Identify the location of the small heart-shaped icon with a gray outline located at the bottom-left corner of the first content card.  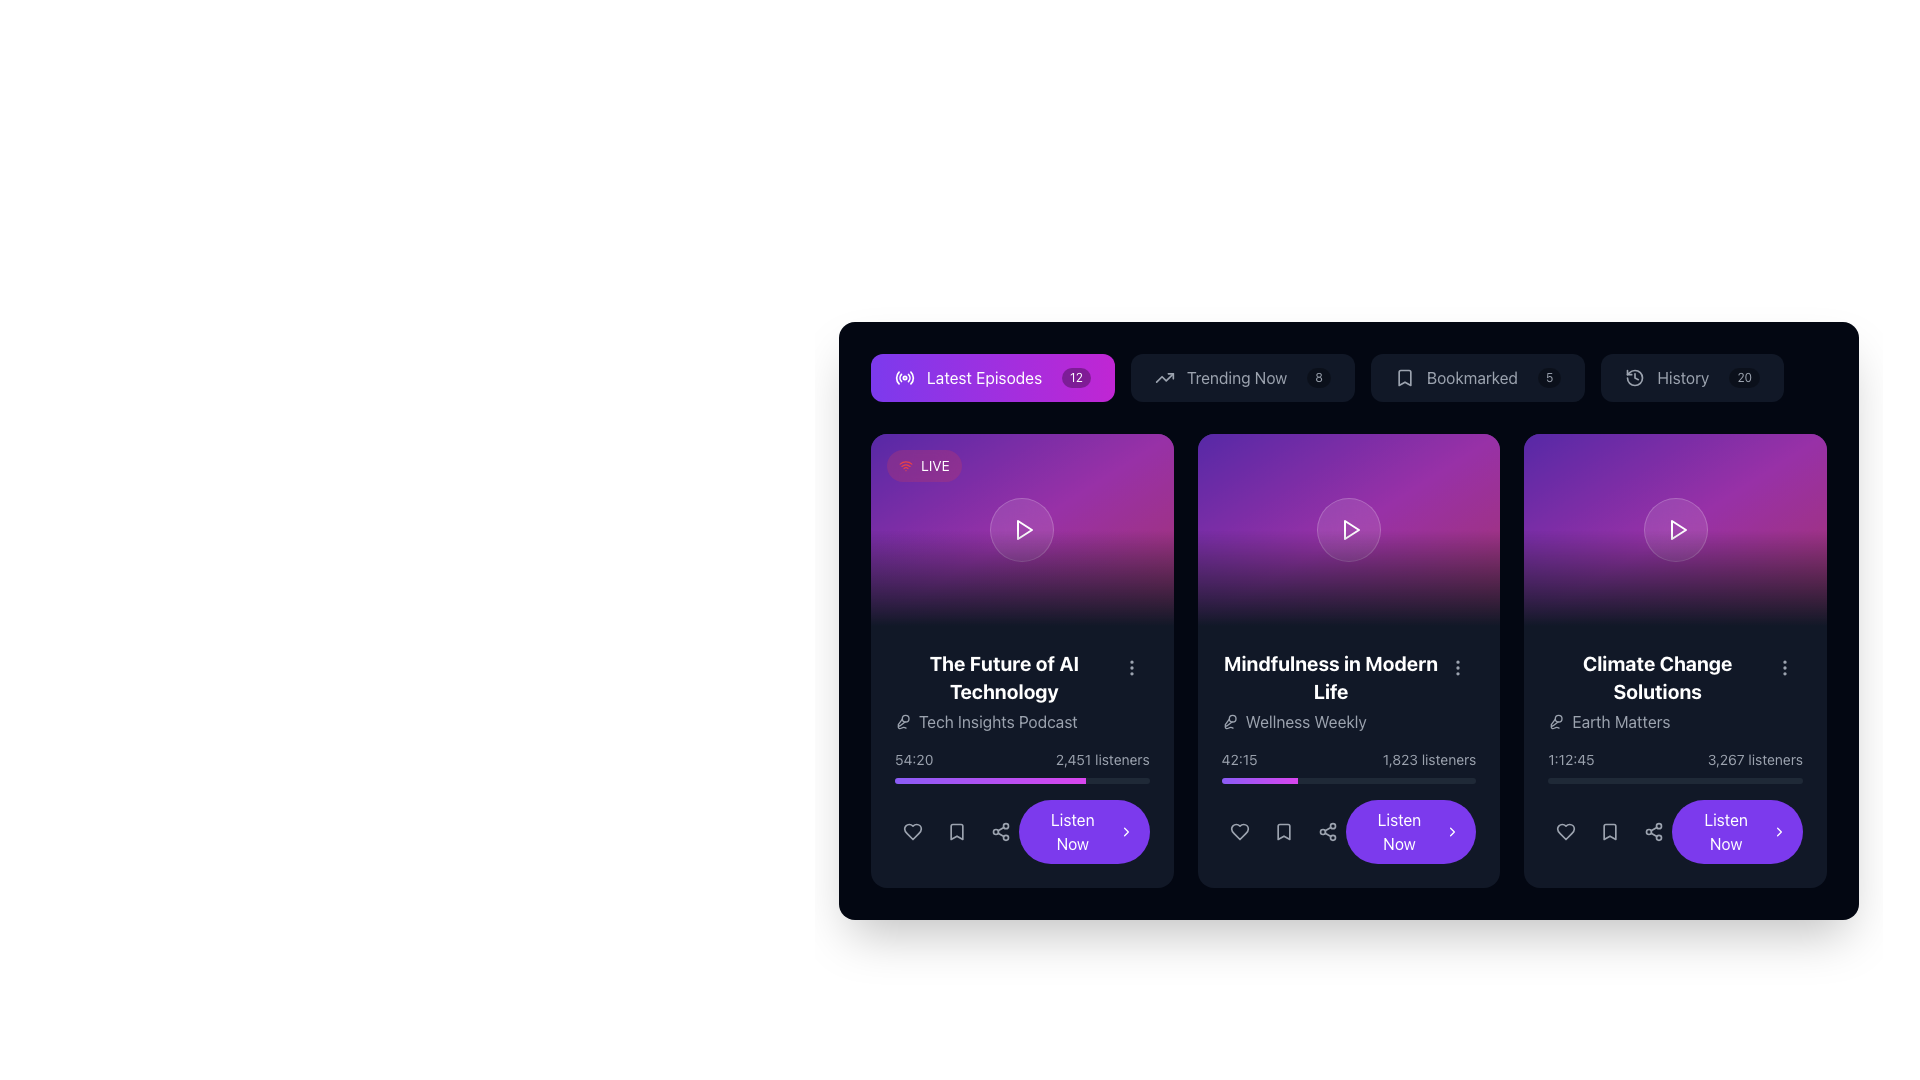
(911, 832).